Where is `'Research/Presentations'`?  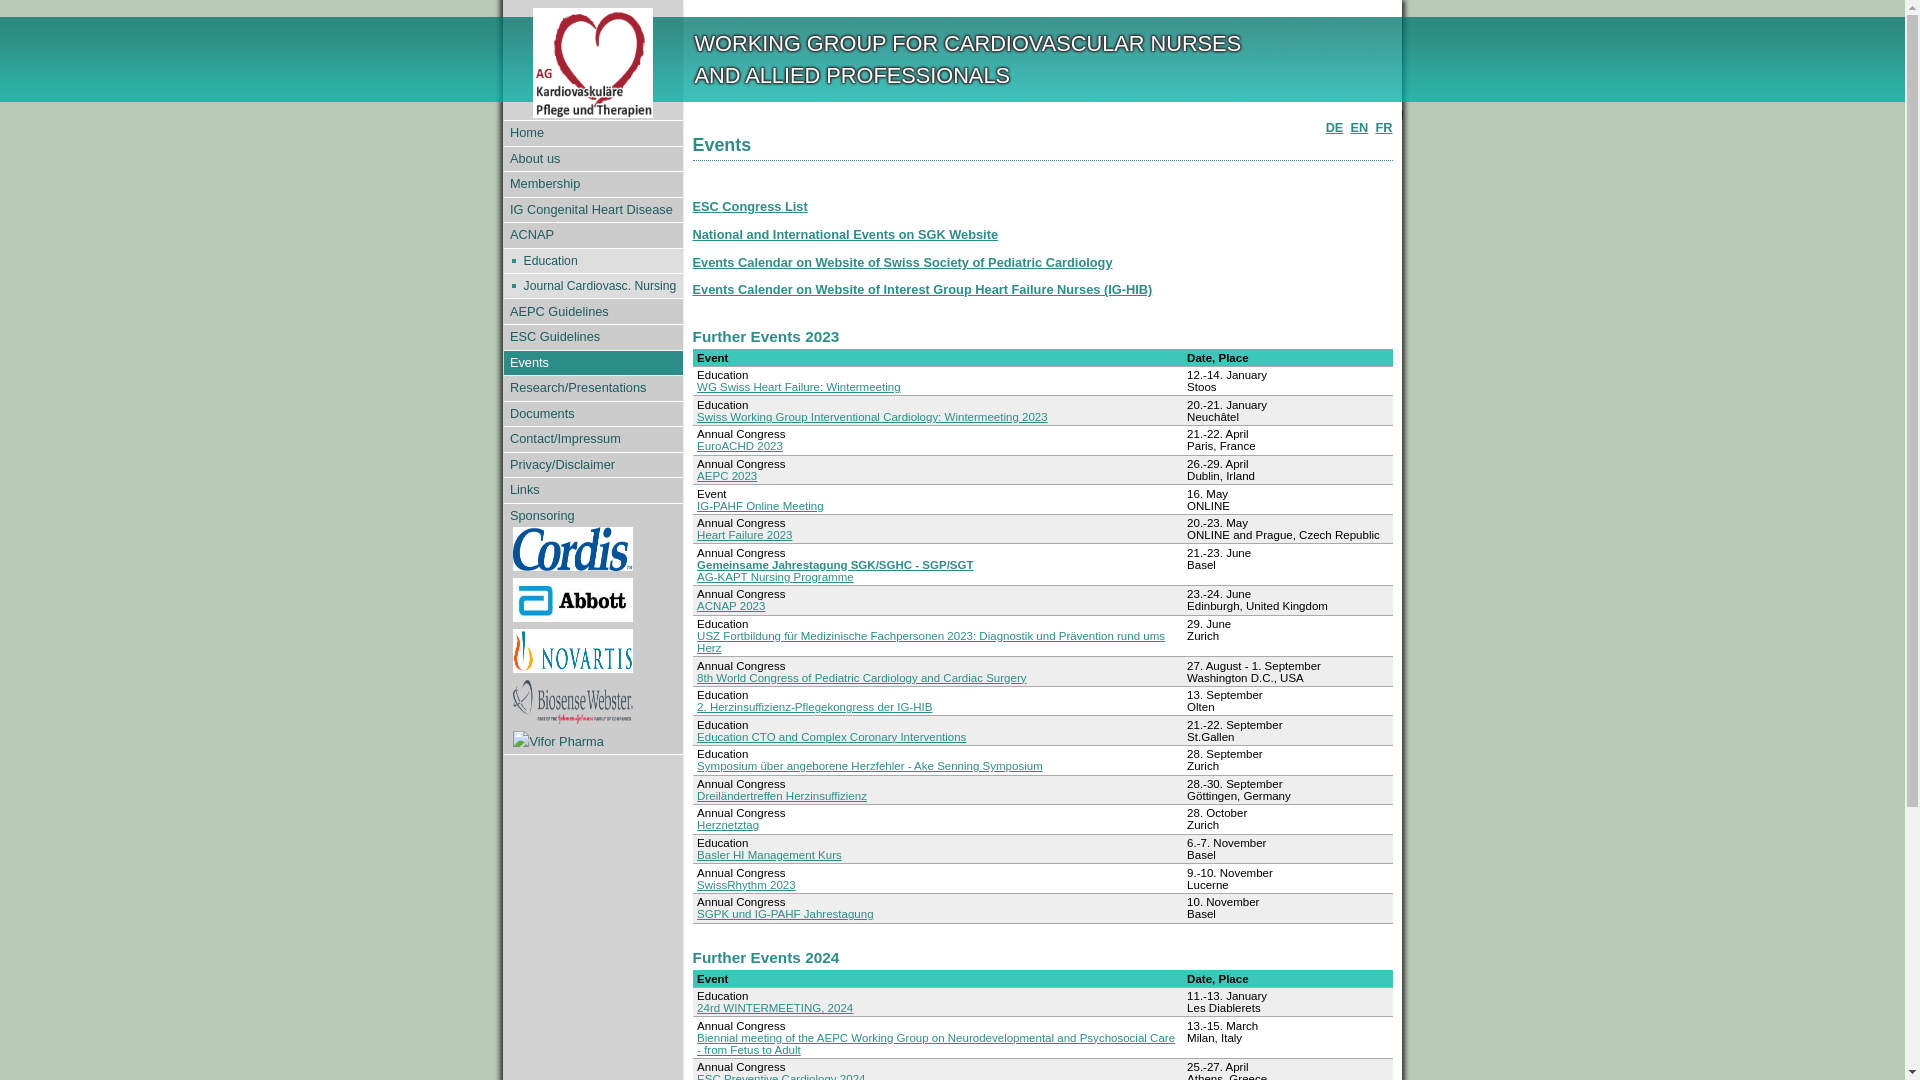 'Research/Presentations' is located at coordinates (592, 388).